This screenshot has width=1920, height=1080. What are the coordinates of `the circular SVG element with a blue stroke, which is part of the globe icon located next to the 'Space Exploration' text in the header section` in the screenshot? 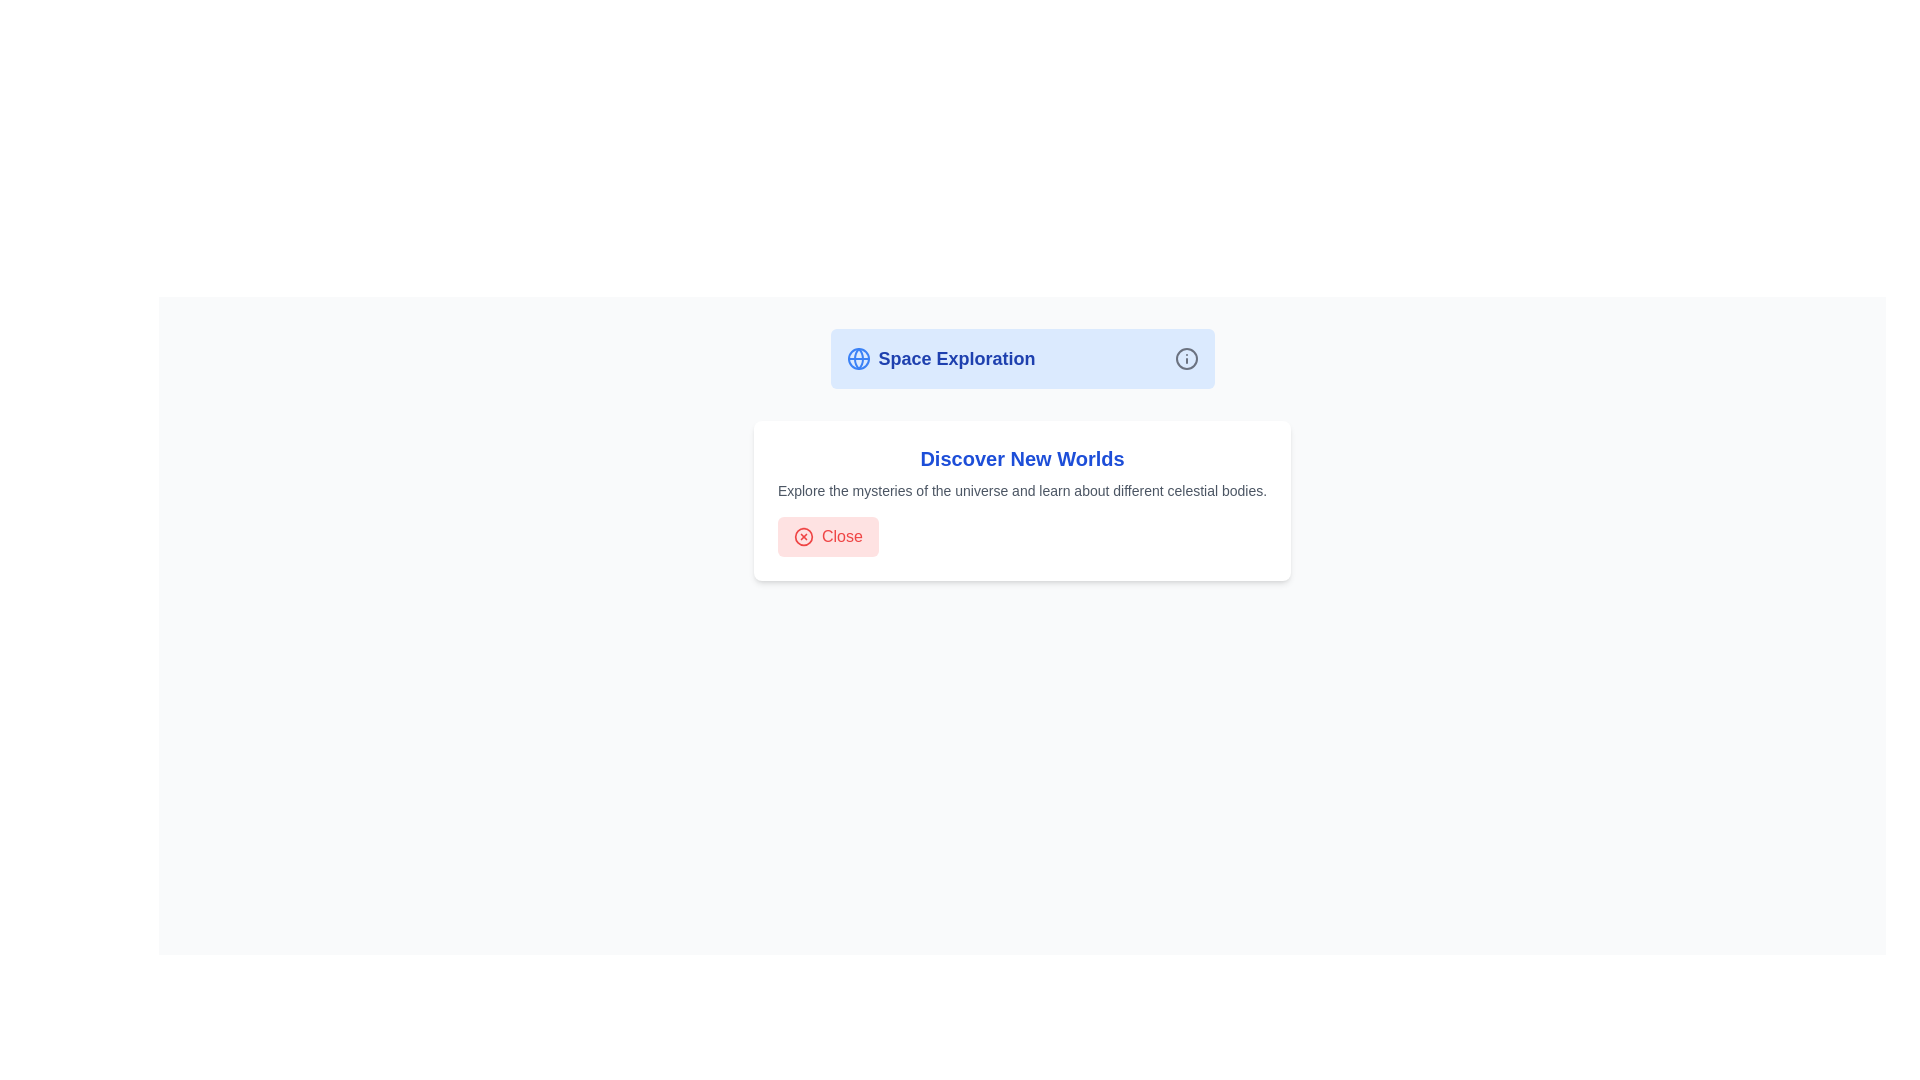 It's located at (858, 357).